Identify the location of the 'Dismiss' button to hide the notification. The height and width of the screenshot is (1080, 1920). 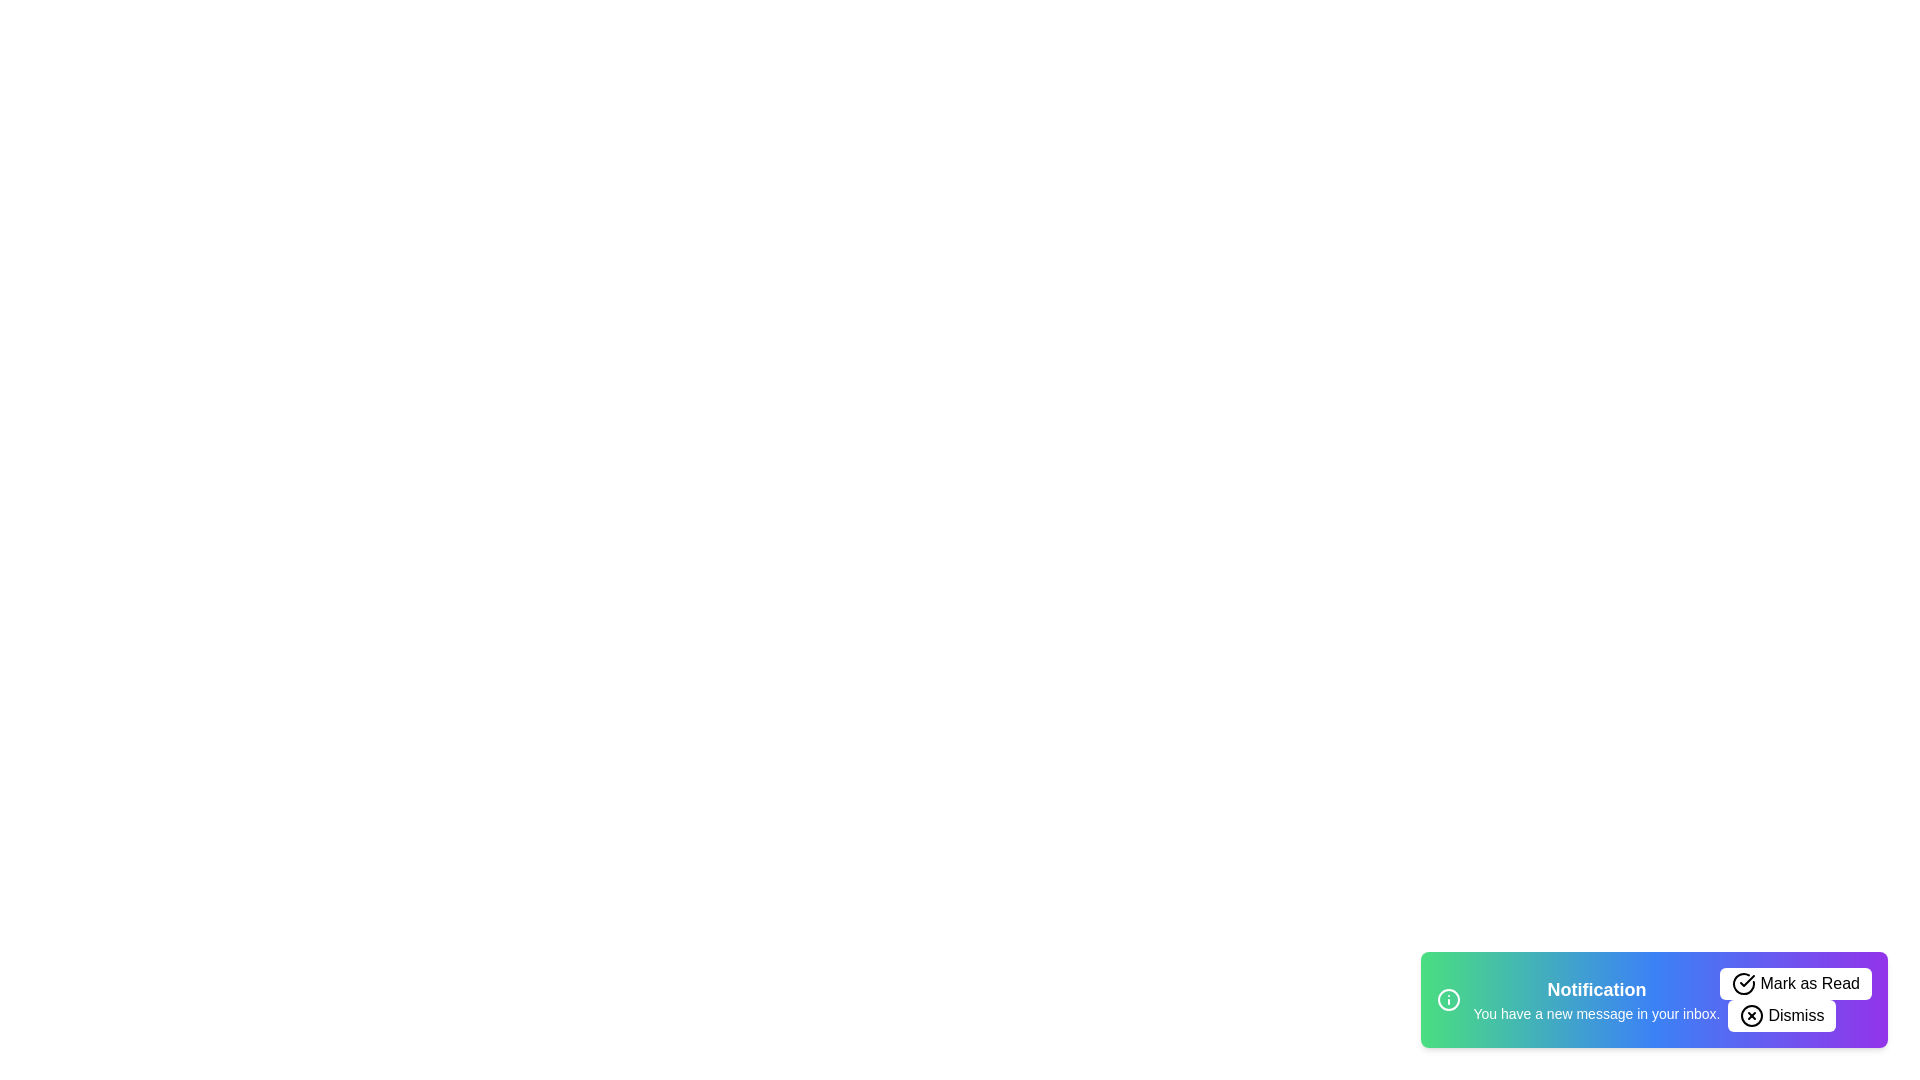
(1781, 1015).